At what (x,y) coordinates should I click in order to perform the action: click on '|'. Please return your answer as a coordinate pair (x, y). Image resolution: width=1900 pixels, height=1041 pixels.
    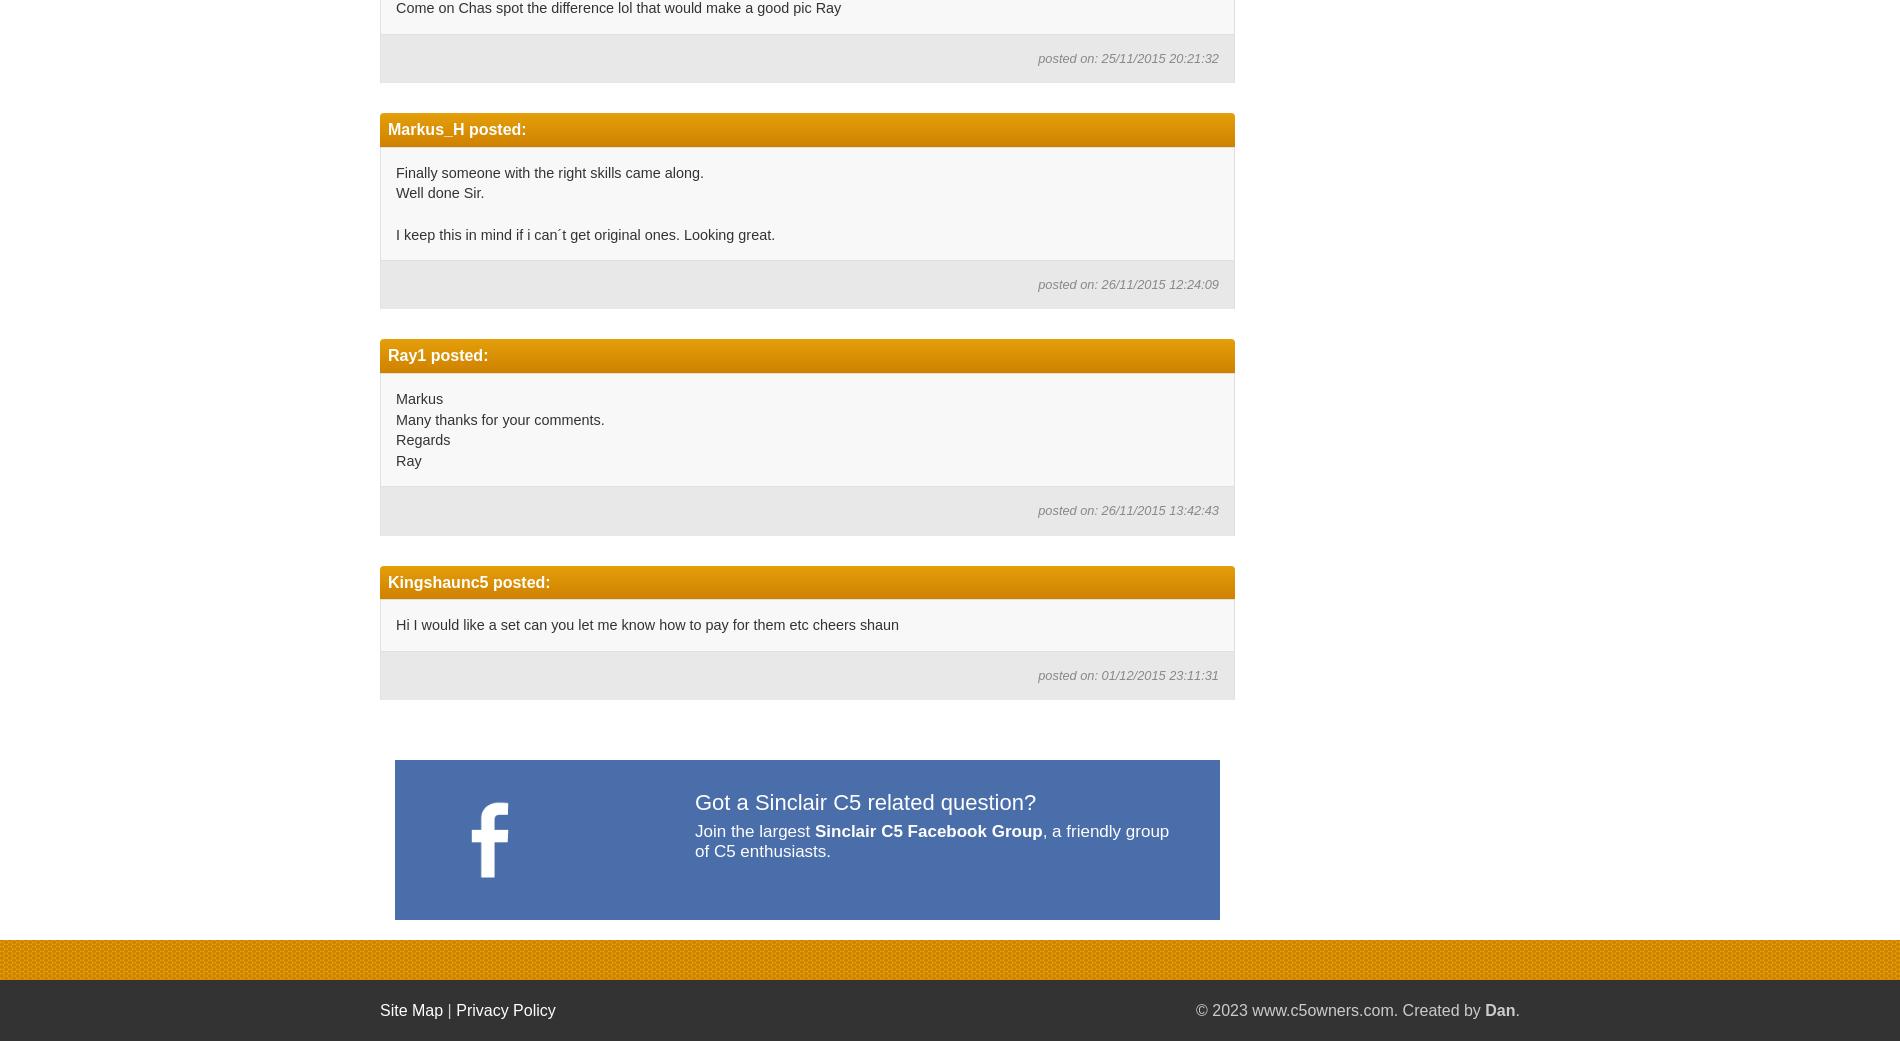
    Looking at the image, I should click on (447, 1010).